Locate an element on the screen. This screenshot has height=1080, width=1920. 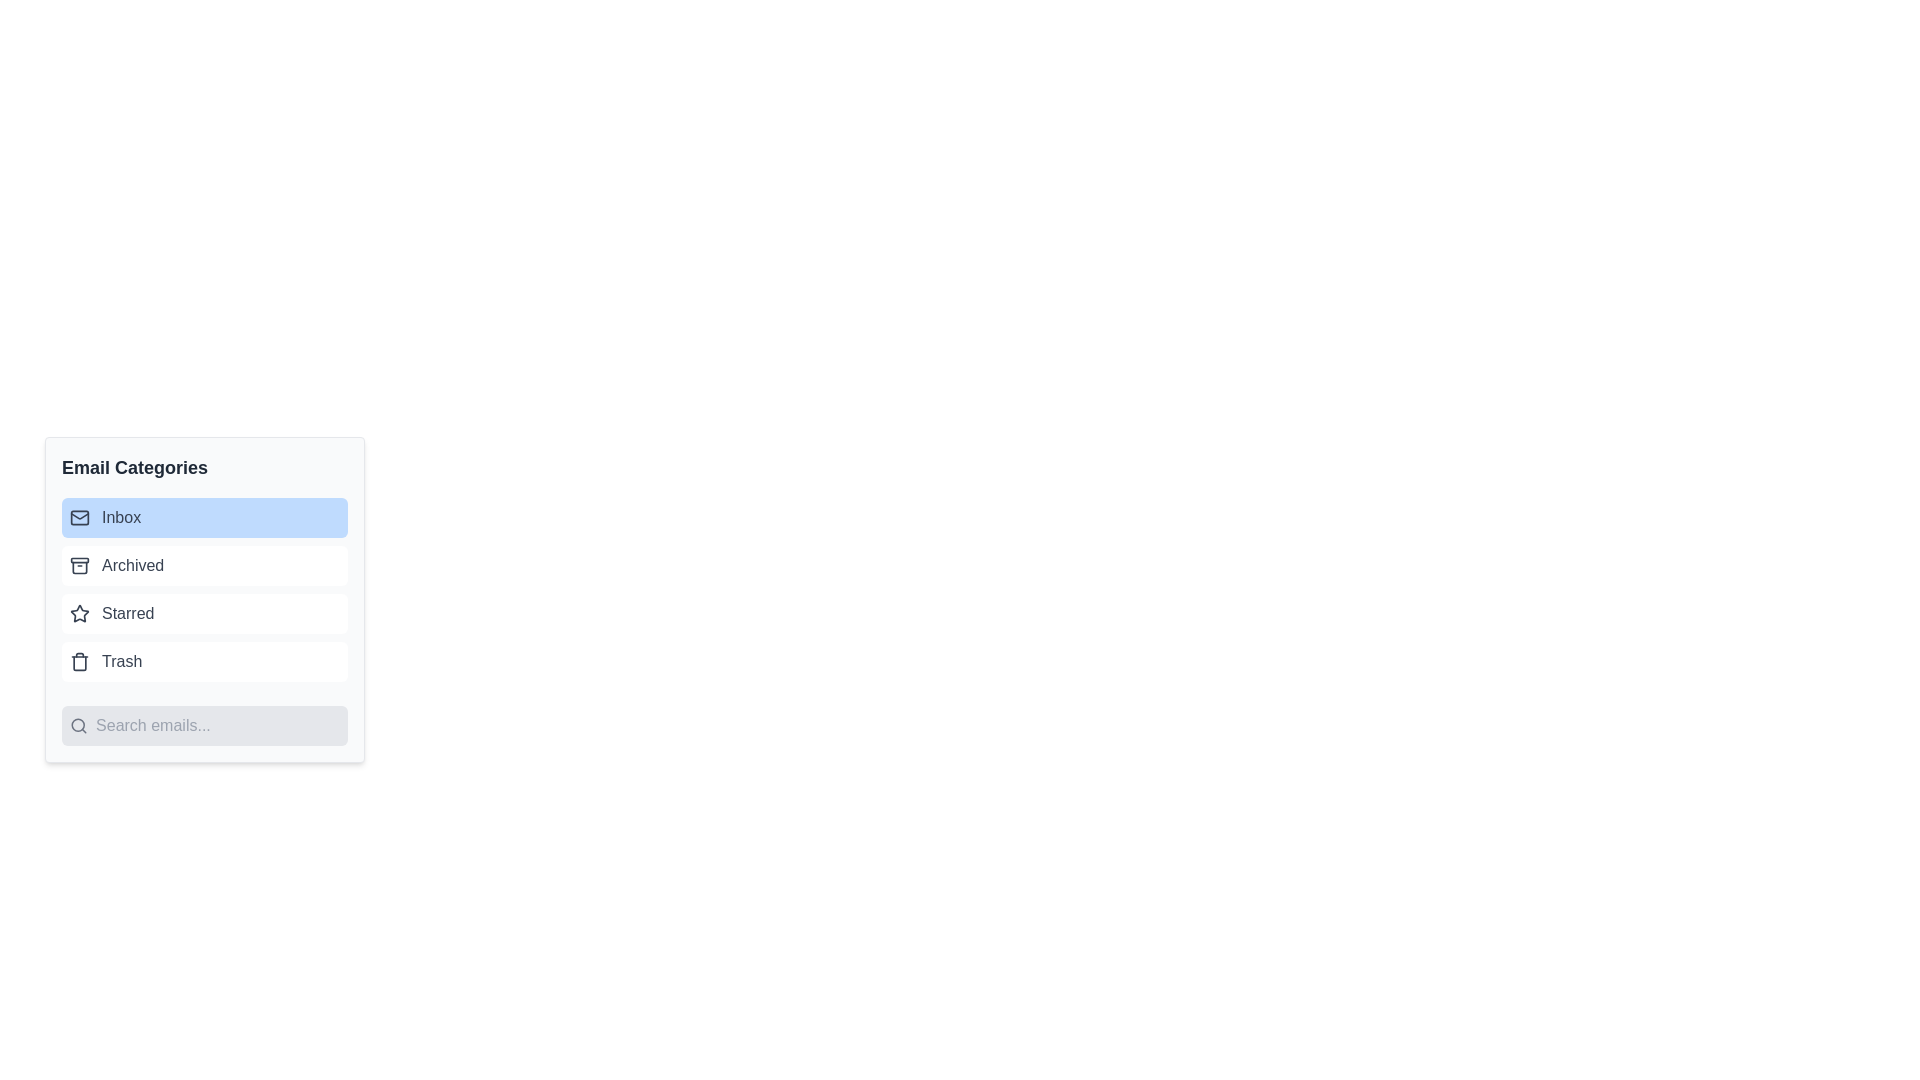
the button corresponding to the category Inbox is located at coordinates (205, 516).